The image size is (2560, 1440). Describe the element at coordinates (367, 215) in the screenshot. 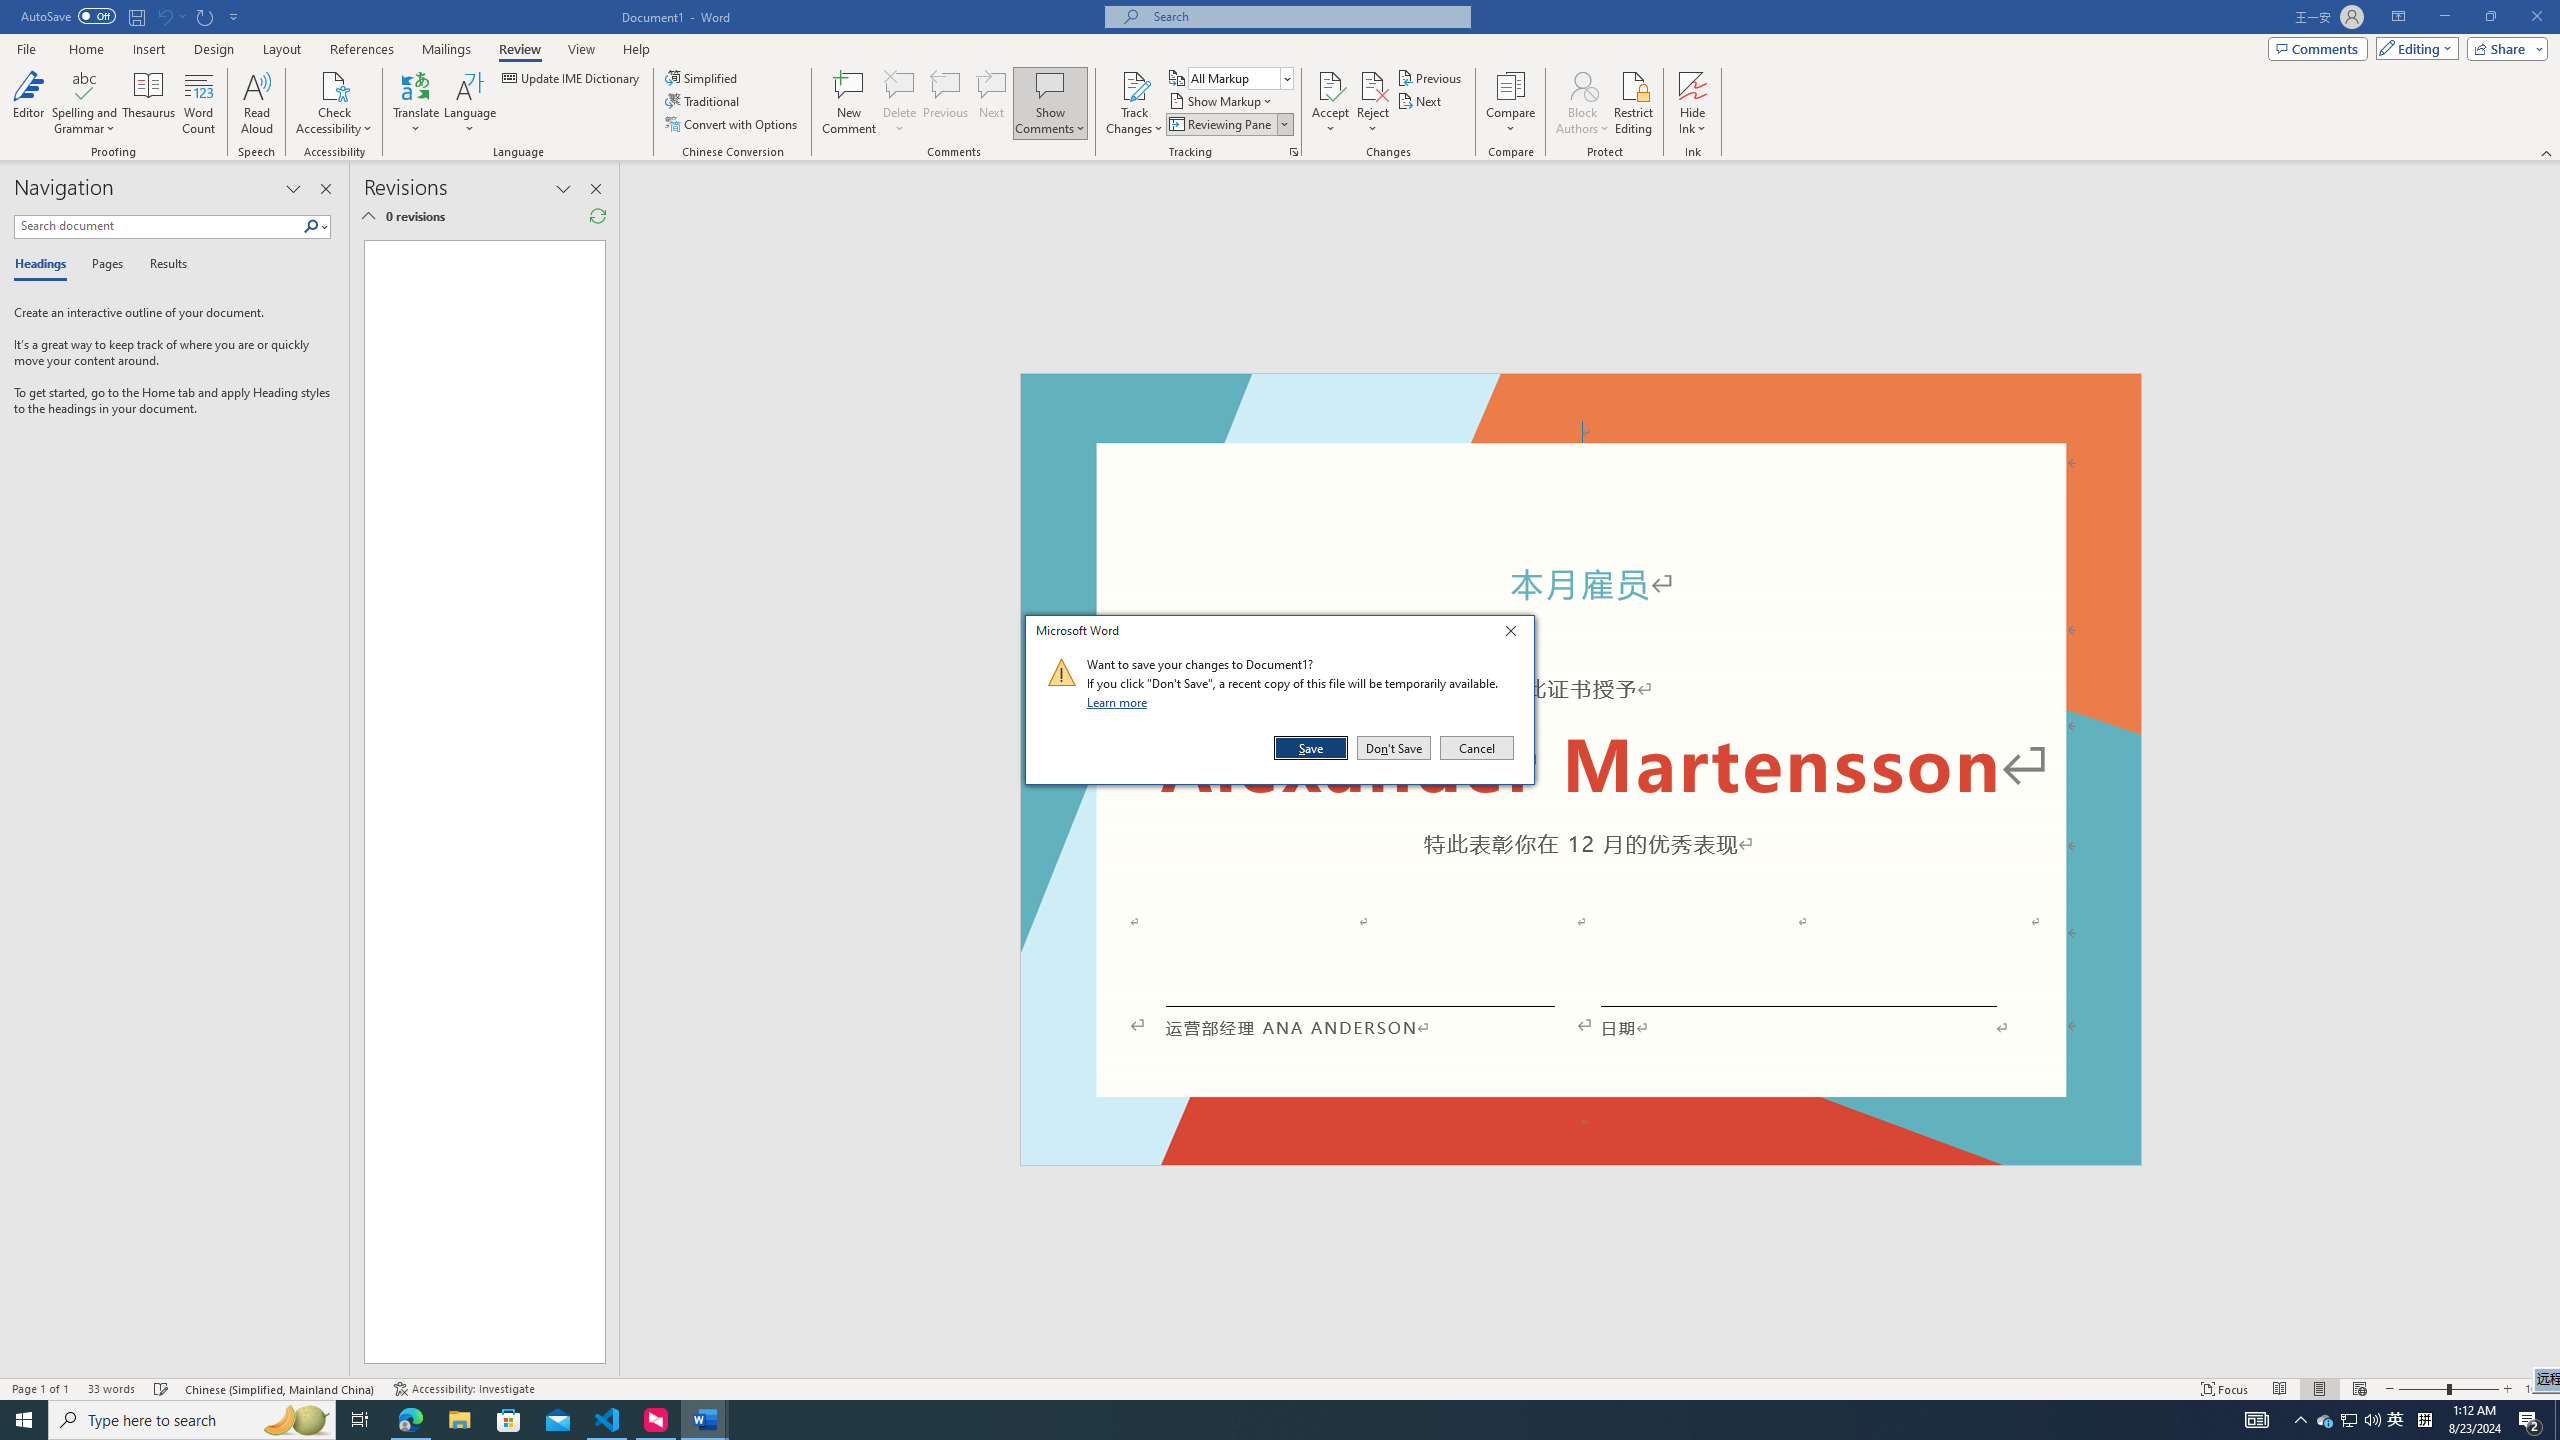

I see `'Show Detailed Summary'` at that location.